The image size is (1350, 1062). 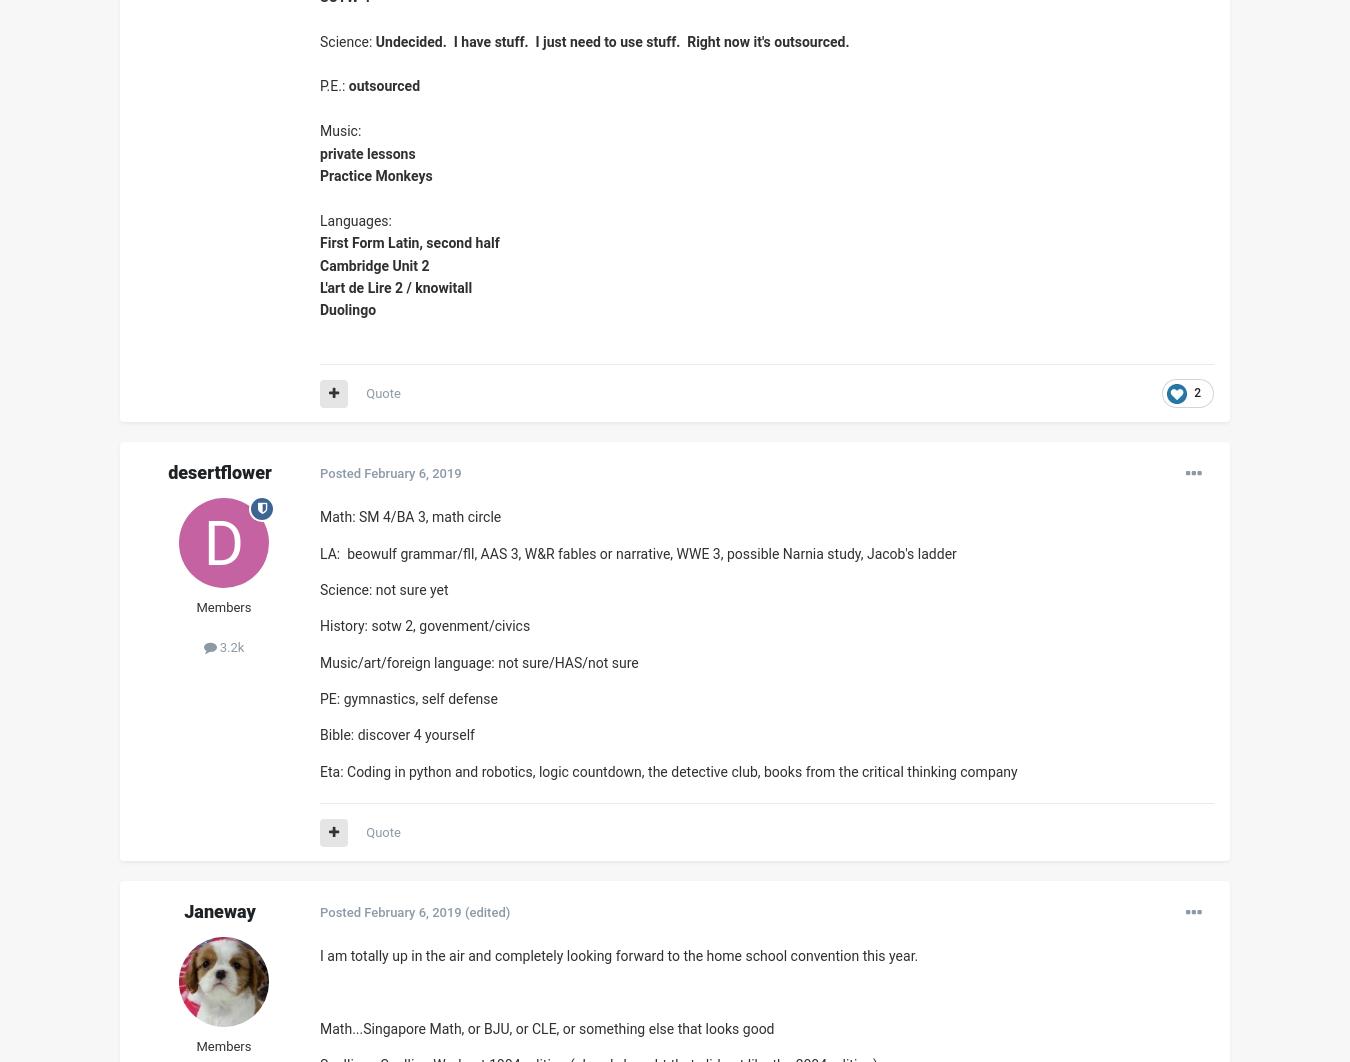 What do you see at coordinates (318, 308) in the screenshot?
I see `'Duolingo'` at bounding box center [318, 308].